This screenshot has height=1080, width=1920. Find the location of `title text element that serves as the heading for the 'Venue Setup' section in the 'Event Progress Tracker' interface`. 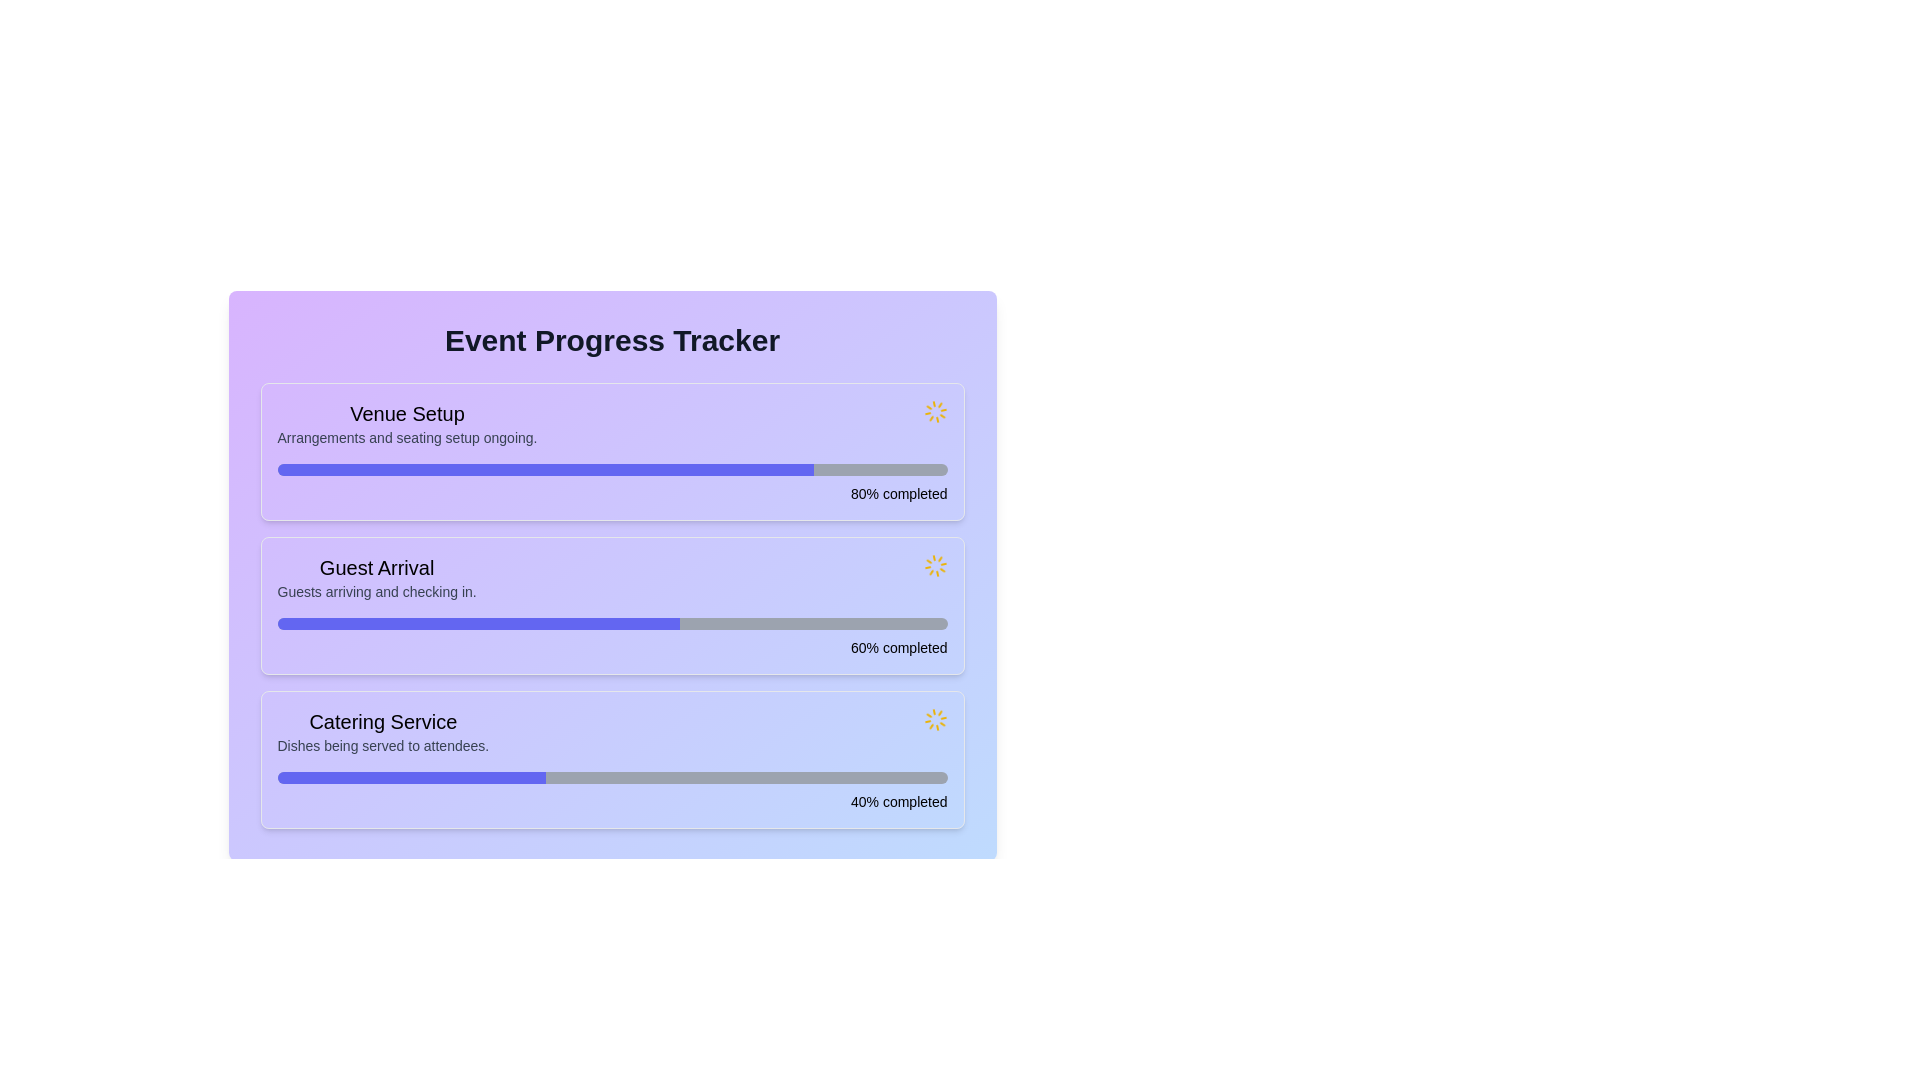

title text element that serves as the heading for the 'Venue Setup' section in the 'Event Progress Tracker' interface is located at coordinates (406, 412).